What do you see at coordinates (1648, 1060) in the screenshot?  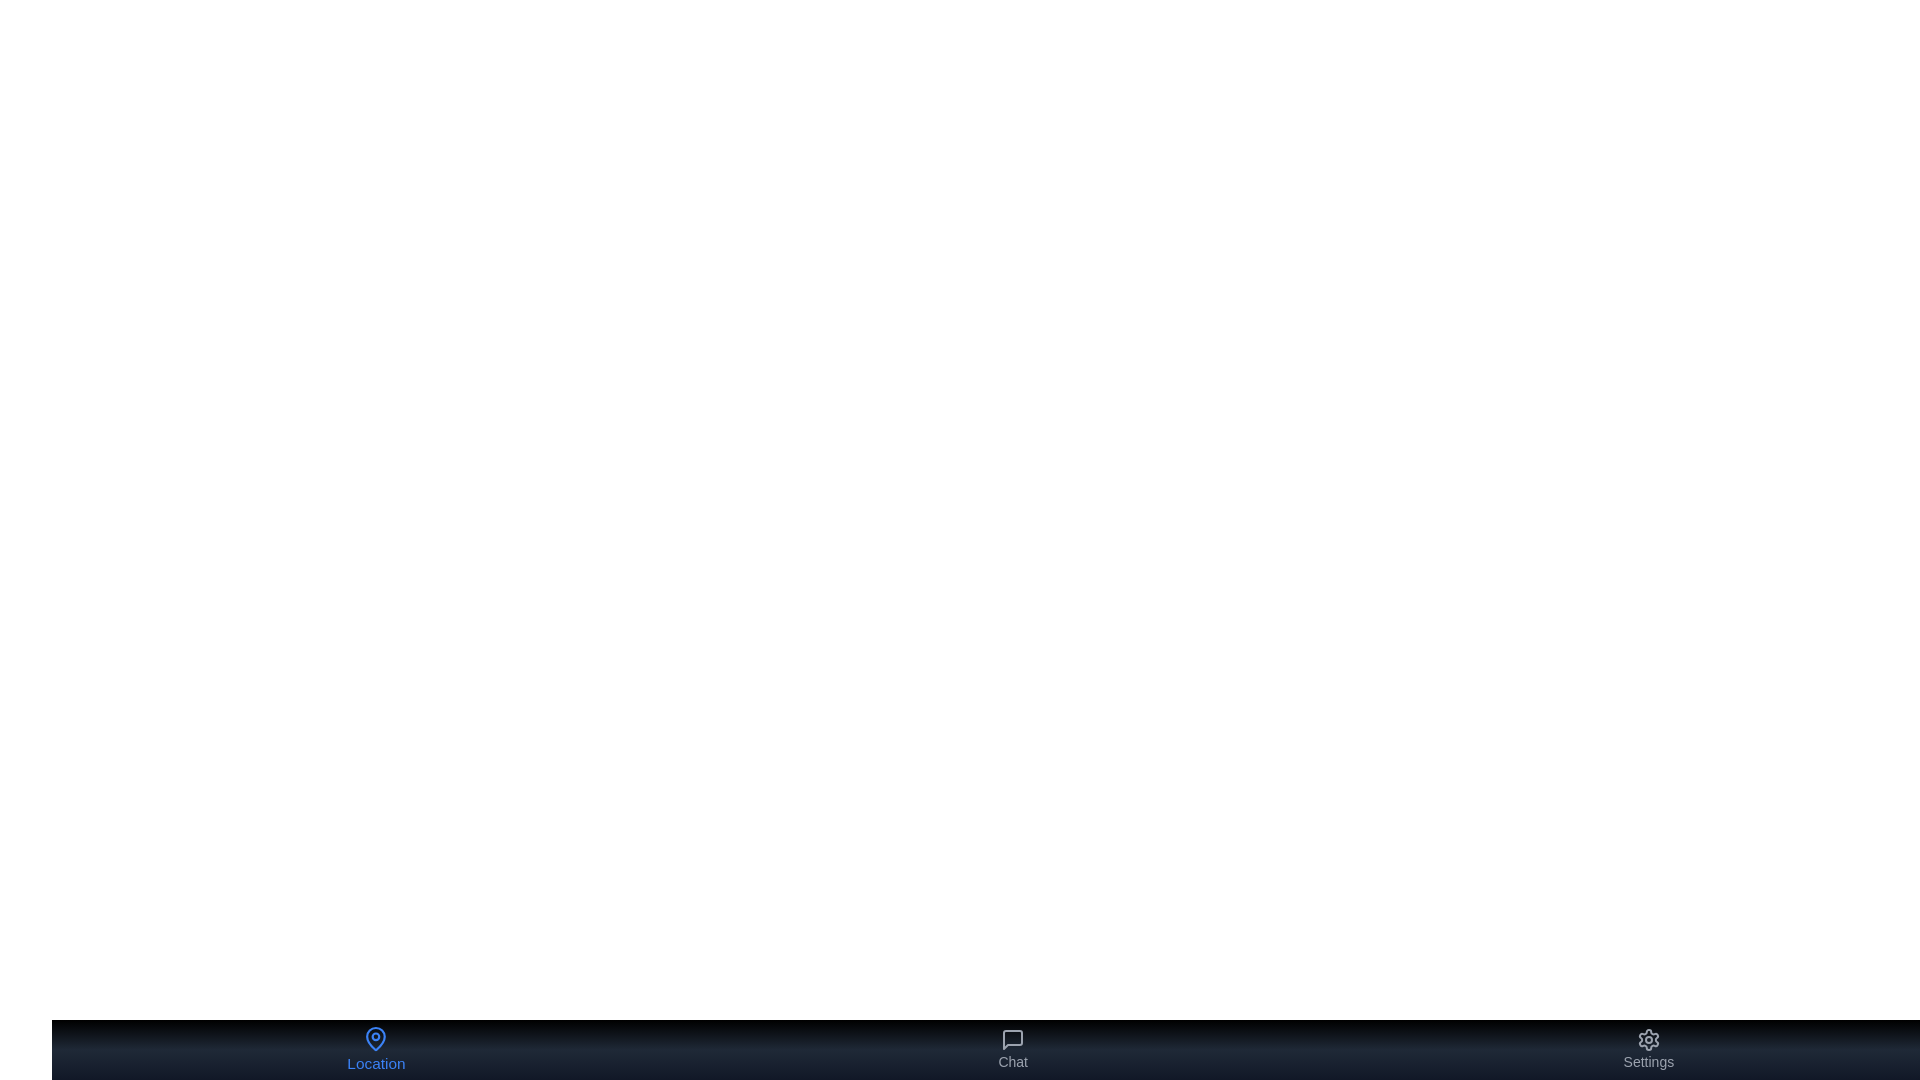 I see `the label under the button corresponding to Settings` at bounding box center [1648, 1060].